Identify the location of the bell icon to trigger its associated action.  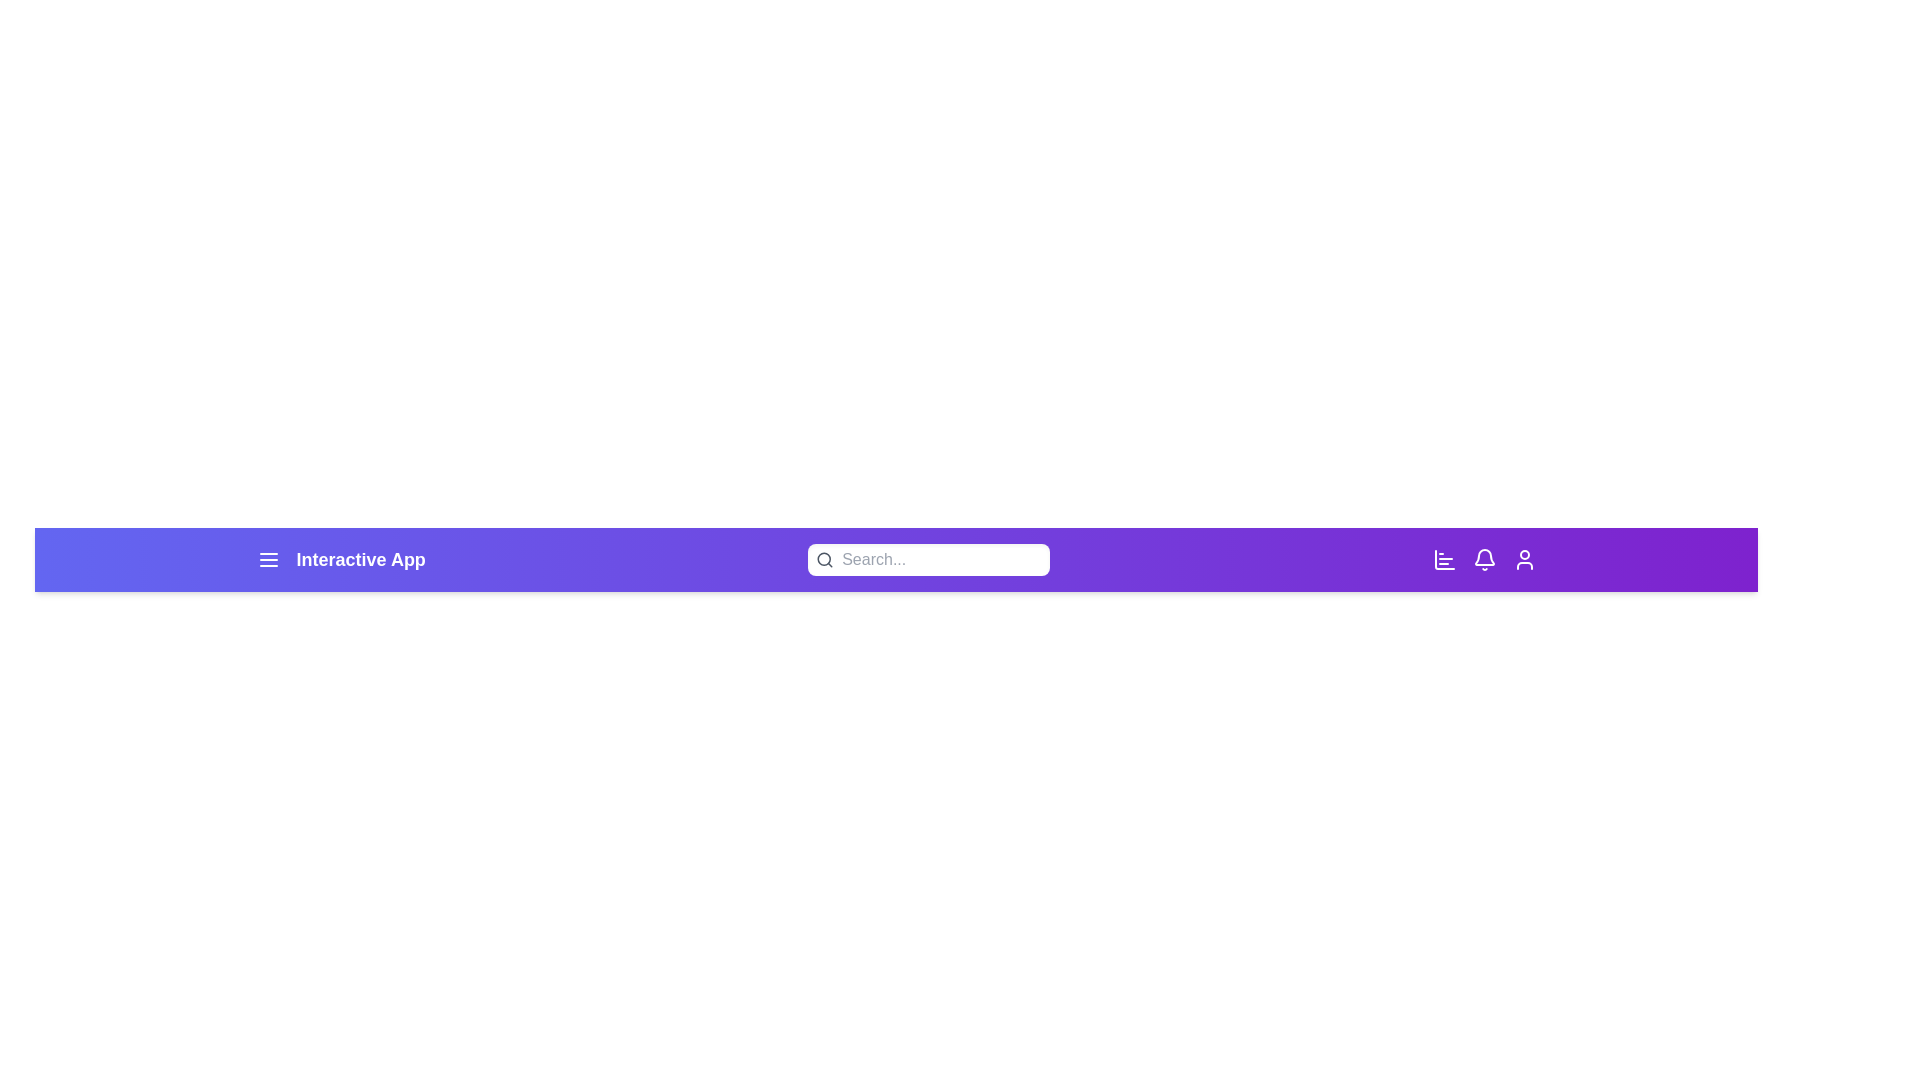
(1484, 559).